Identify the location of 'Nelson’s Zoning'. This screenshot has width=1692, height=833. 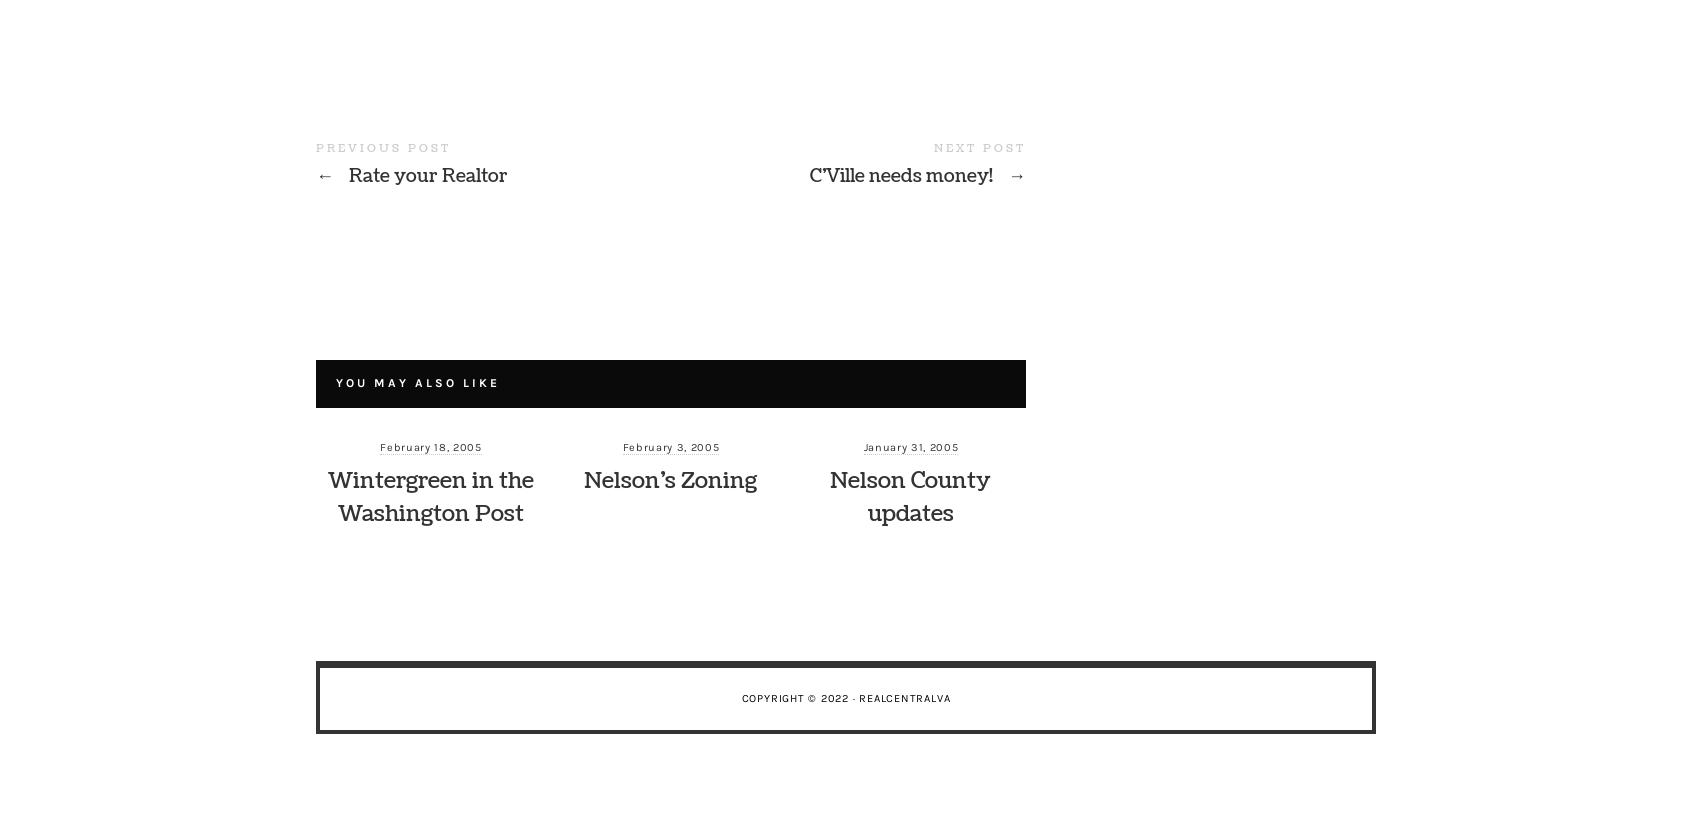
(670, 479).